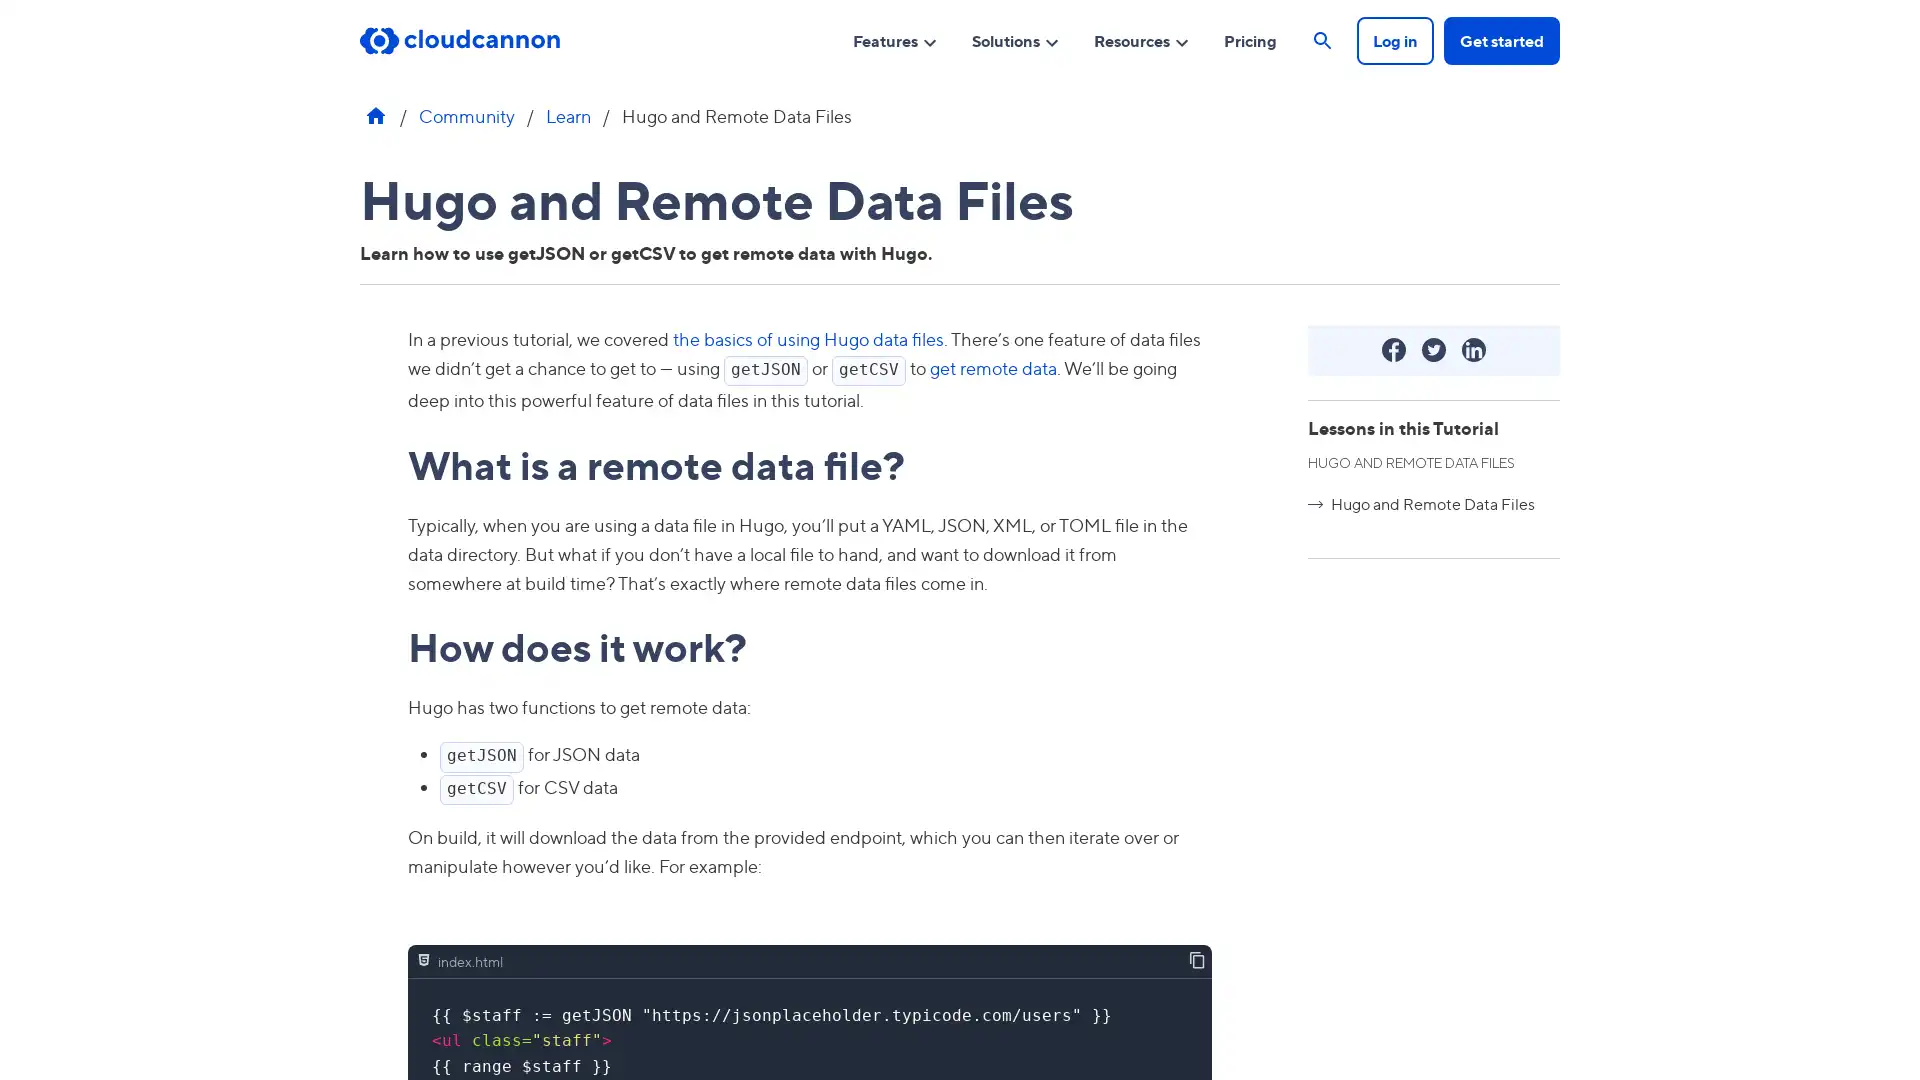 The height and width of the screenshot is (1080, 1920). I want to click on Solutions, so click(1016, 39).